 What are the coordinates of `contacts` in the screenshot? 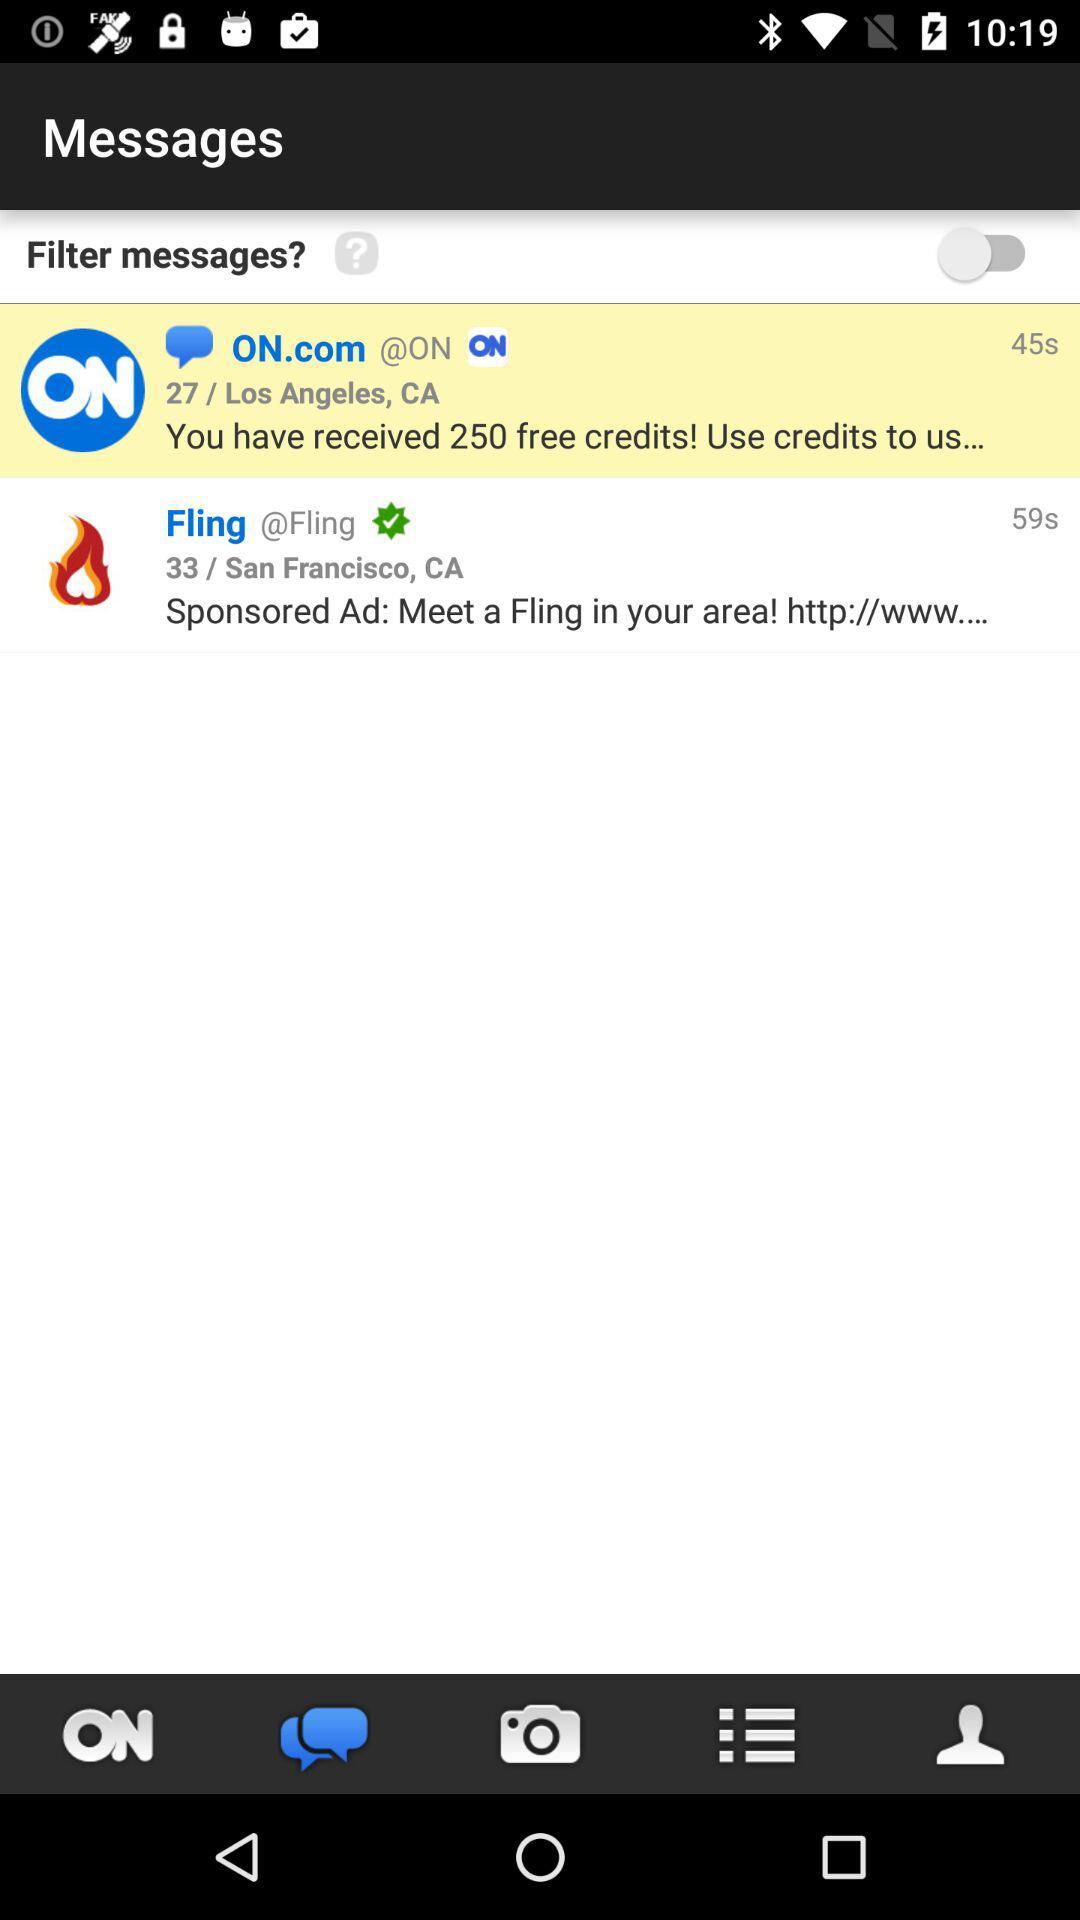 It's located at (971, 1733).